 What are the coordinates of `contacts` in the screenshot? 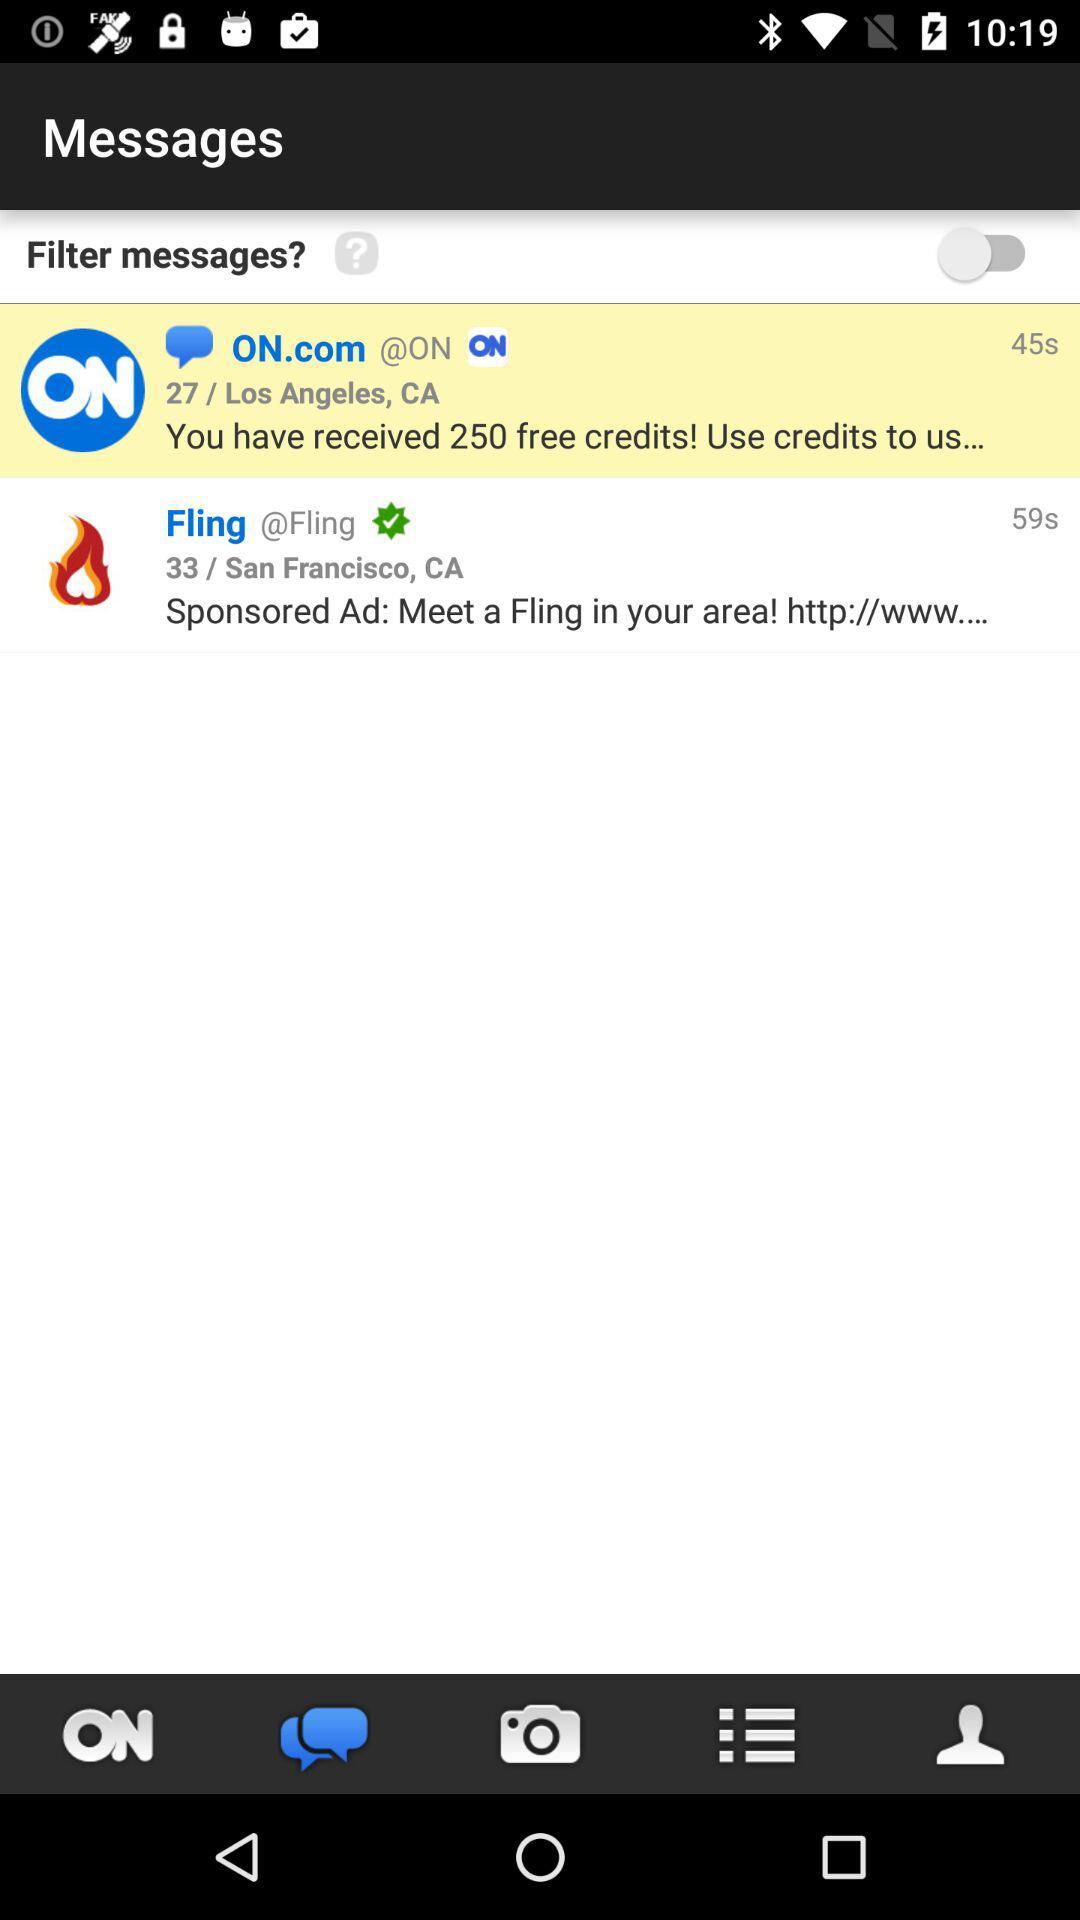 It's located at (971, 1733).